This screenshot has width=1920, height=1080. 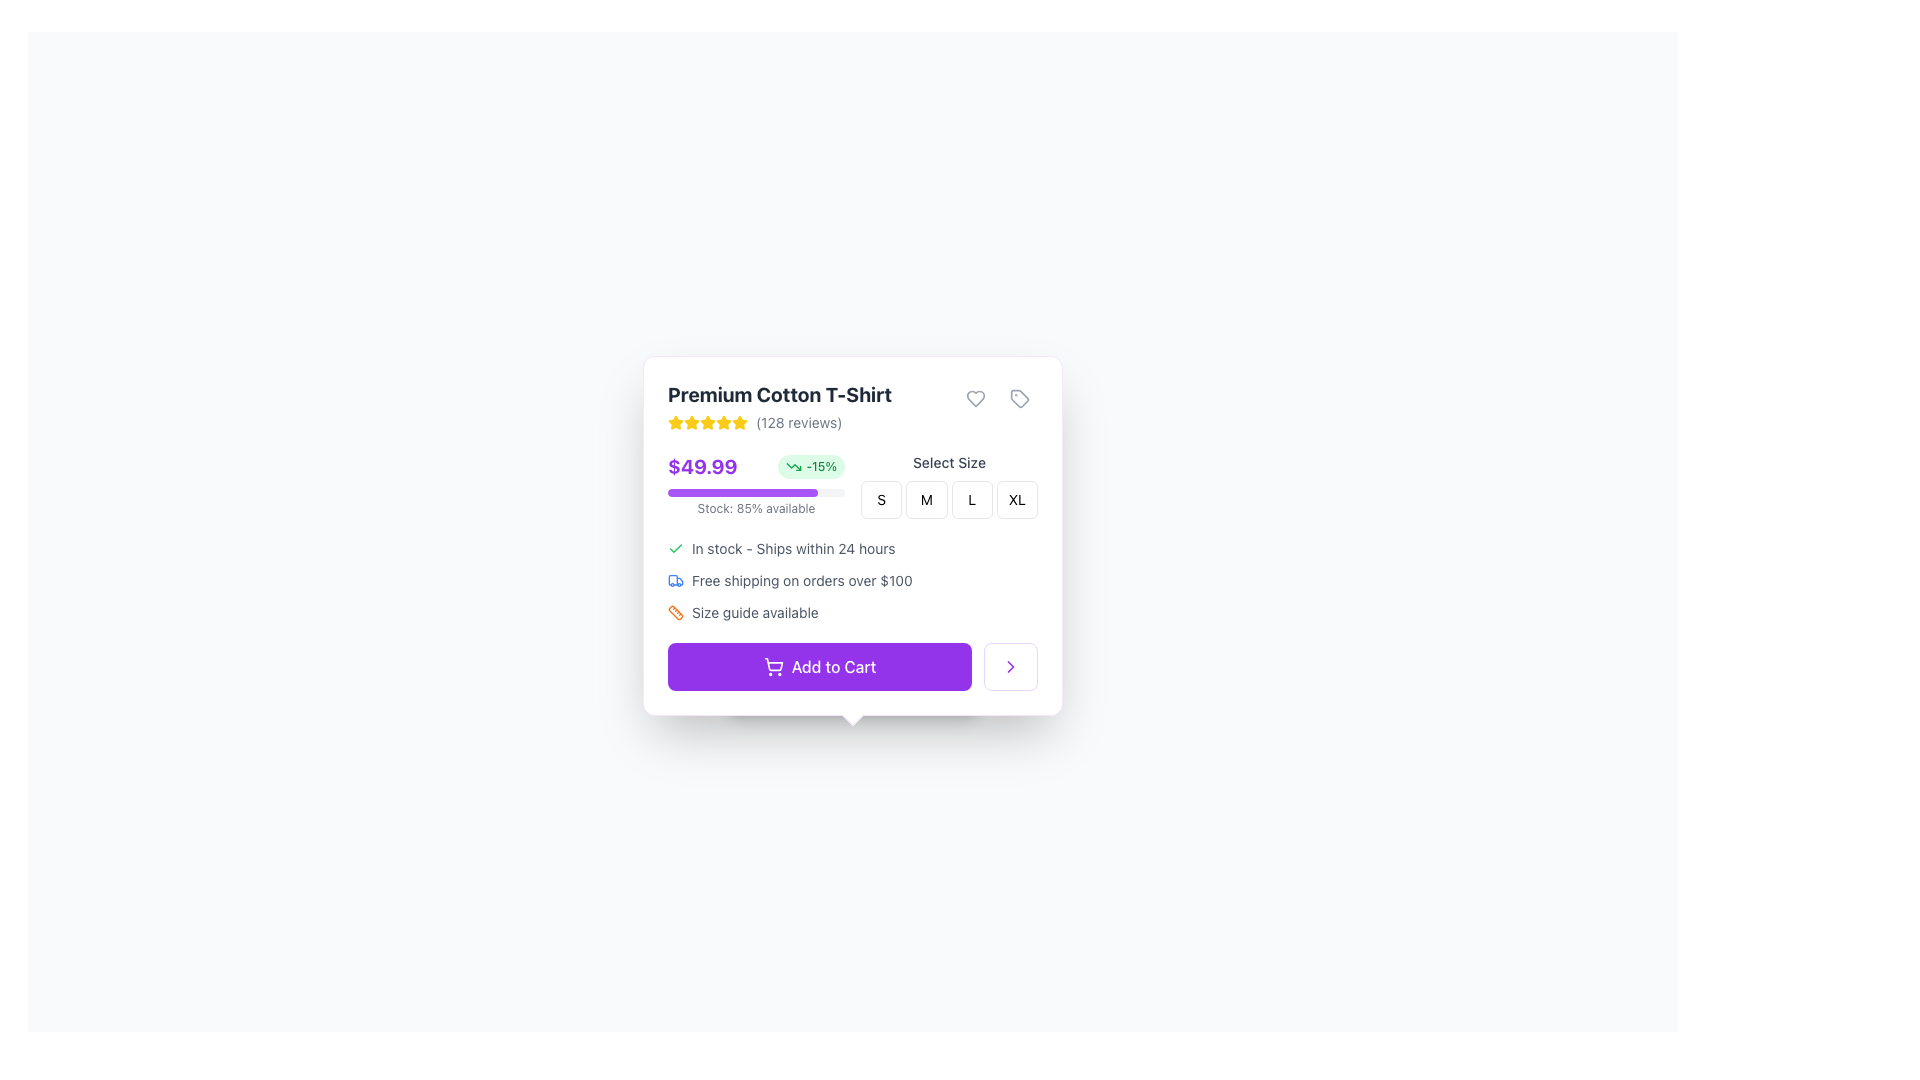 What do you see at coordinates (676, 612) in the screenshot?
I see `the orange ruler icon located to the left of the 'Size guide available' label in the content card` at bounding box center [676, 612].